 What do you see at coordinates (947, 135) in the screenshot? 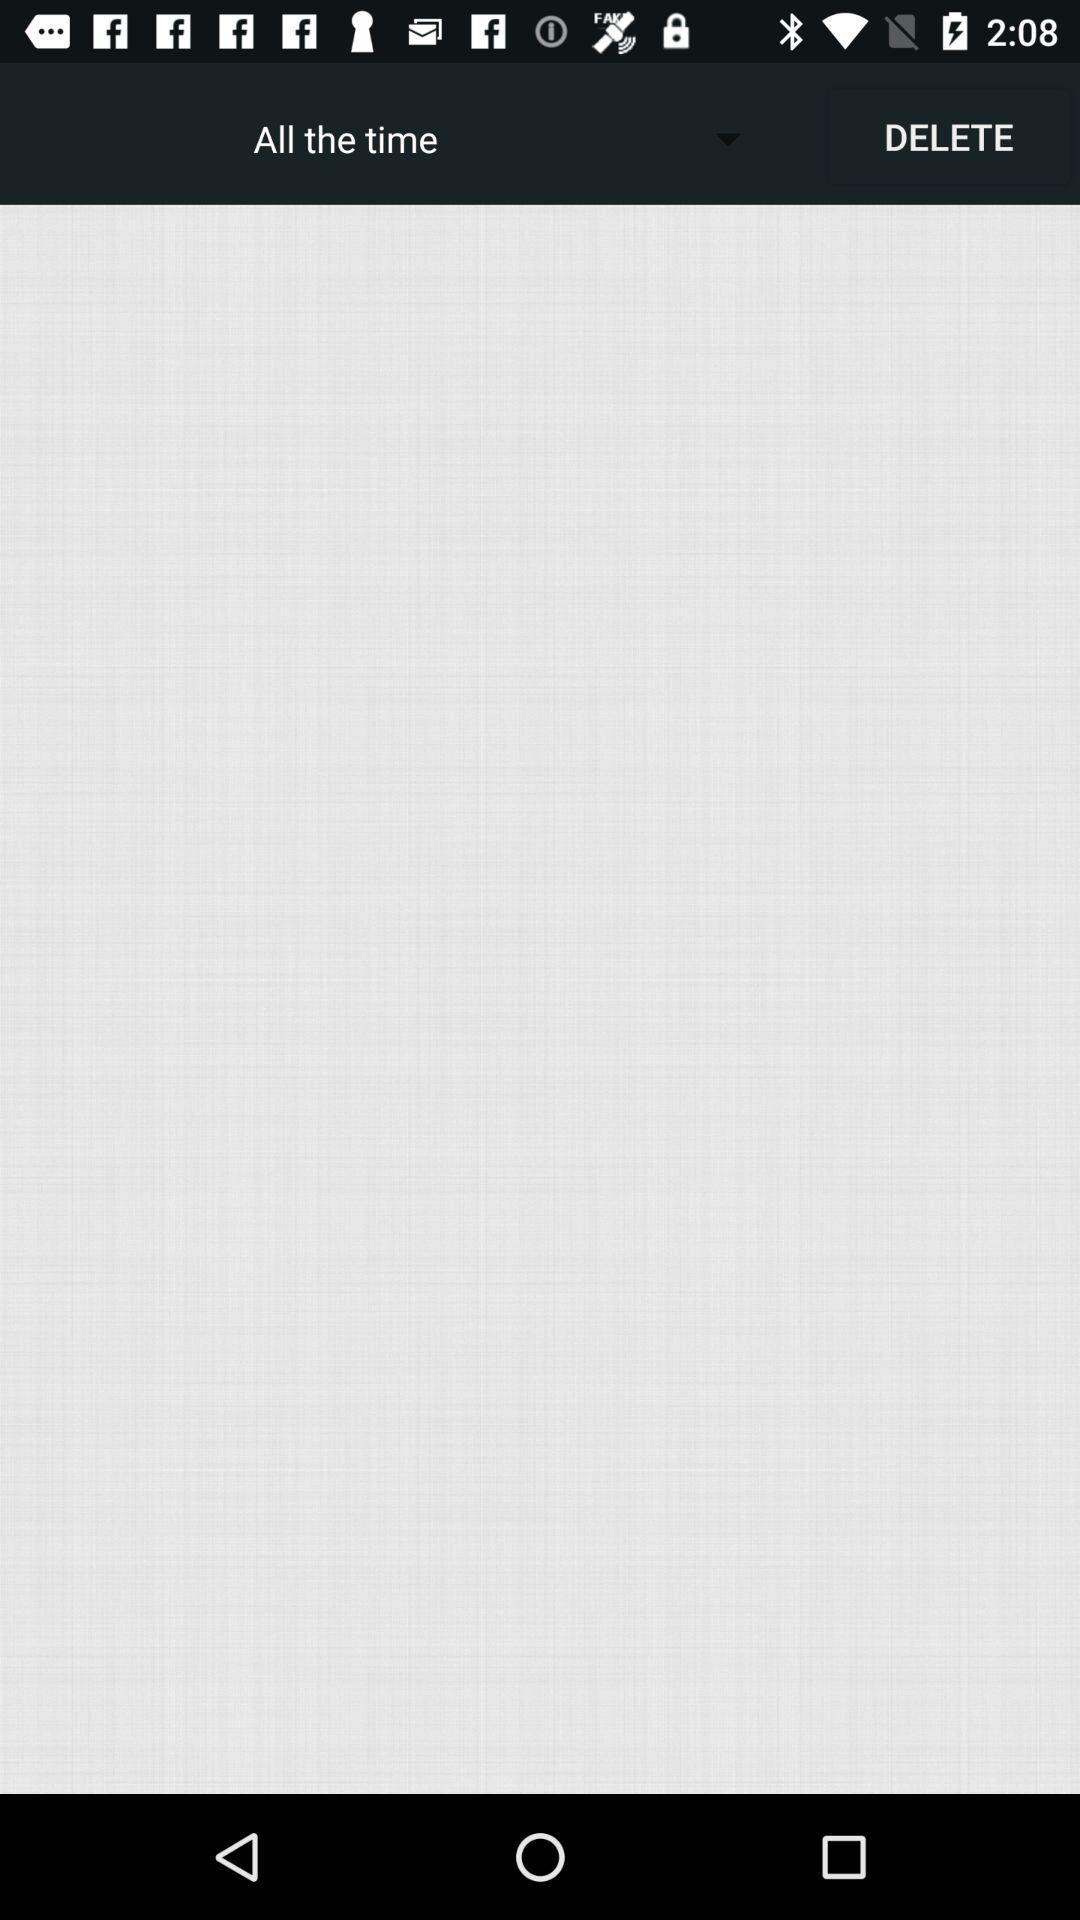
I see `item to the right of the all the time icon` at bounding box center [947, 135].